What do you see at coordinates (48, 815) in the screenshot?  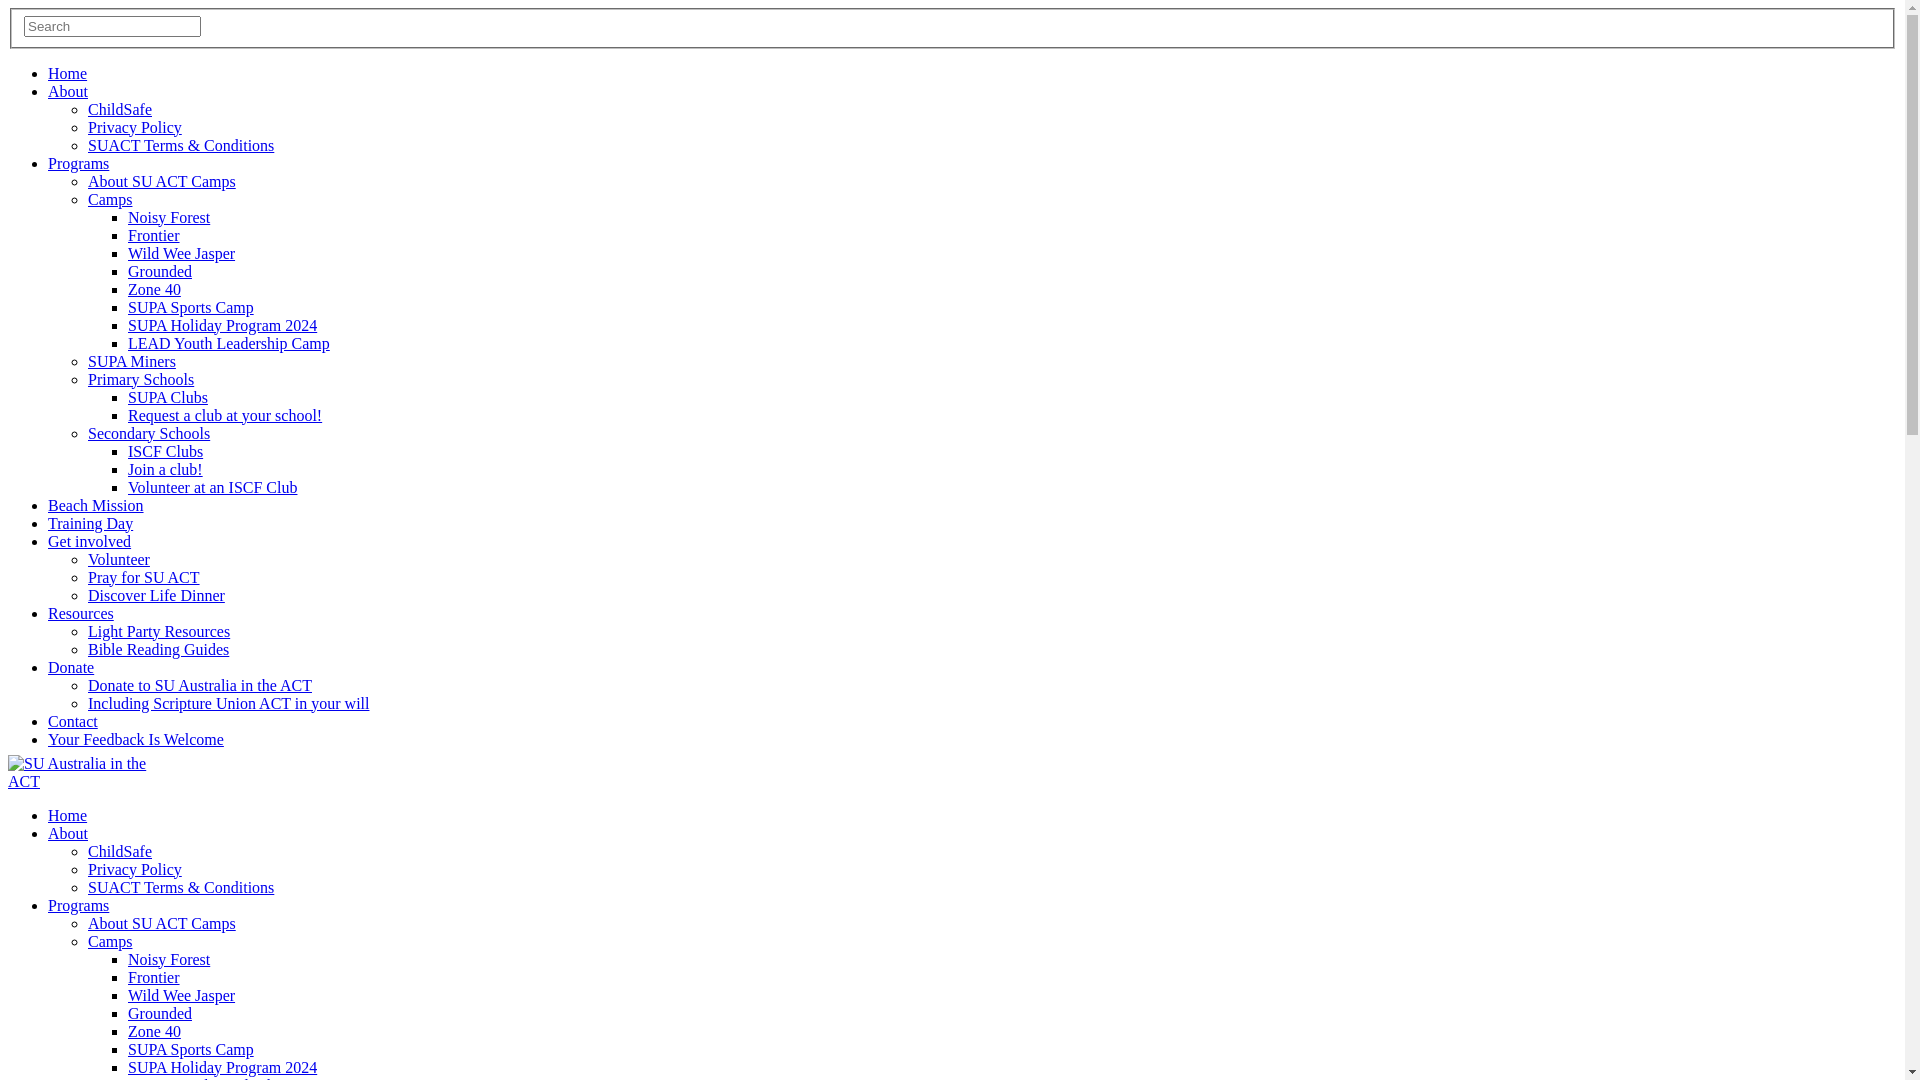 I see `'Home'` at bounding box center [48, 815].